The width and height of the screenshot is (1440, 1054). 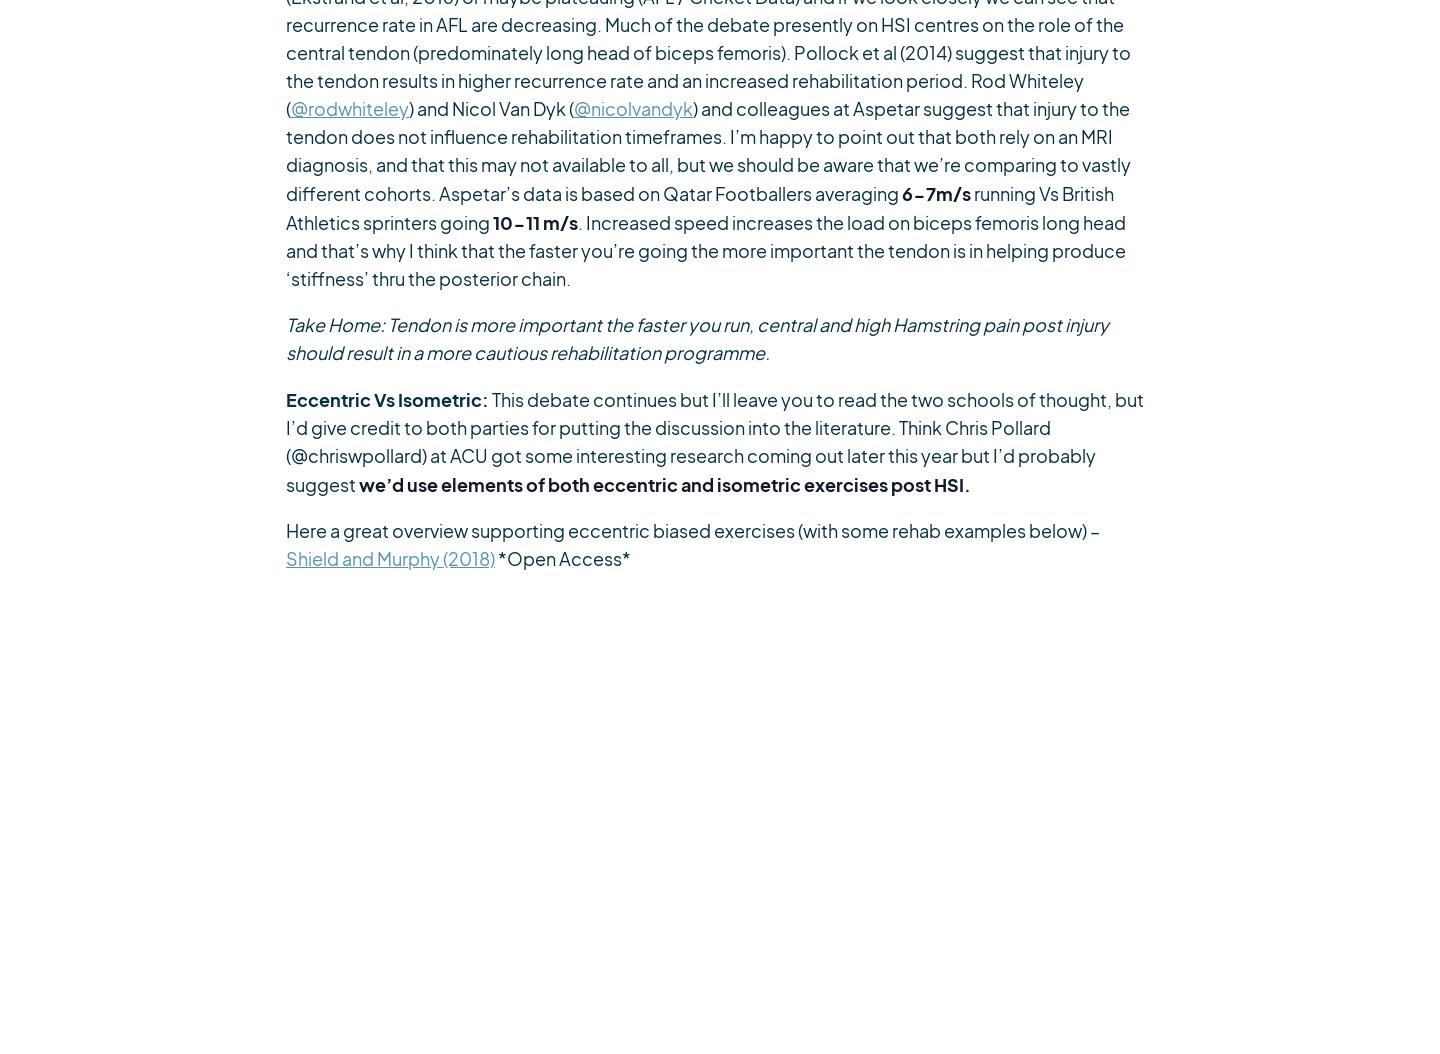 What do you see at coordinates (490, 109) in the screenshot?
I see `') and Nicol Van Dyk ('` at bounding box center [490, 109].